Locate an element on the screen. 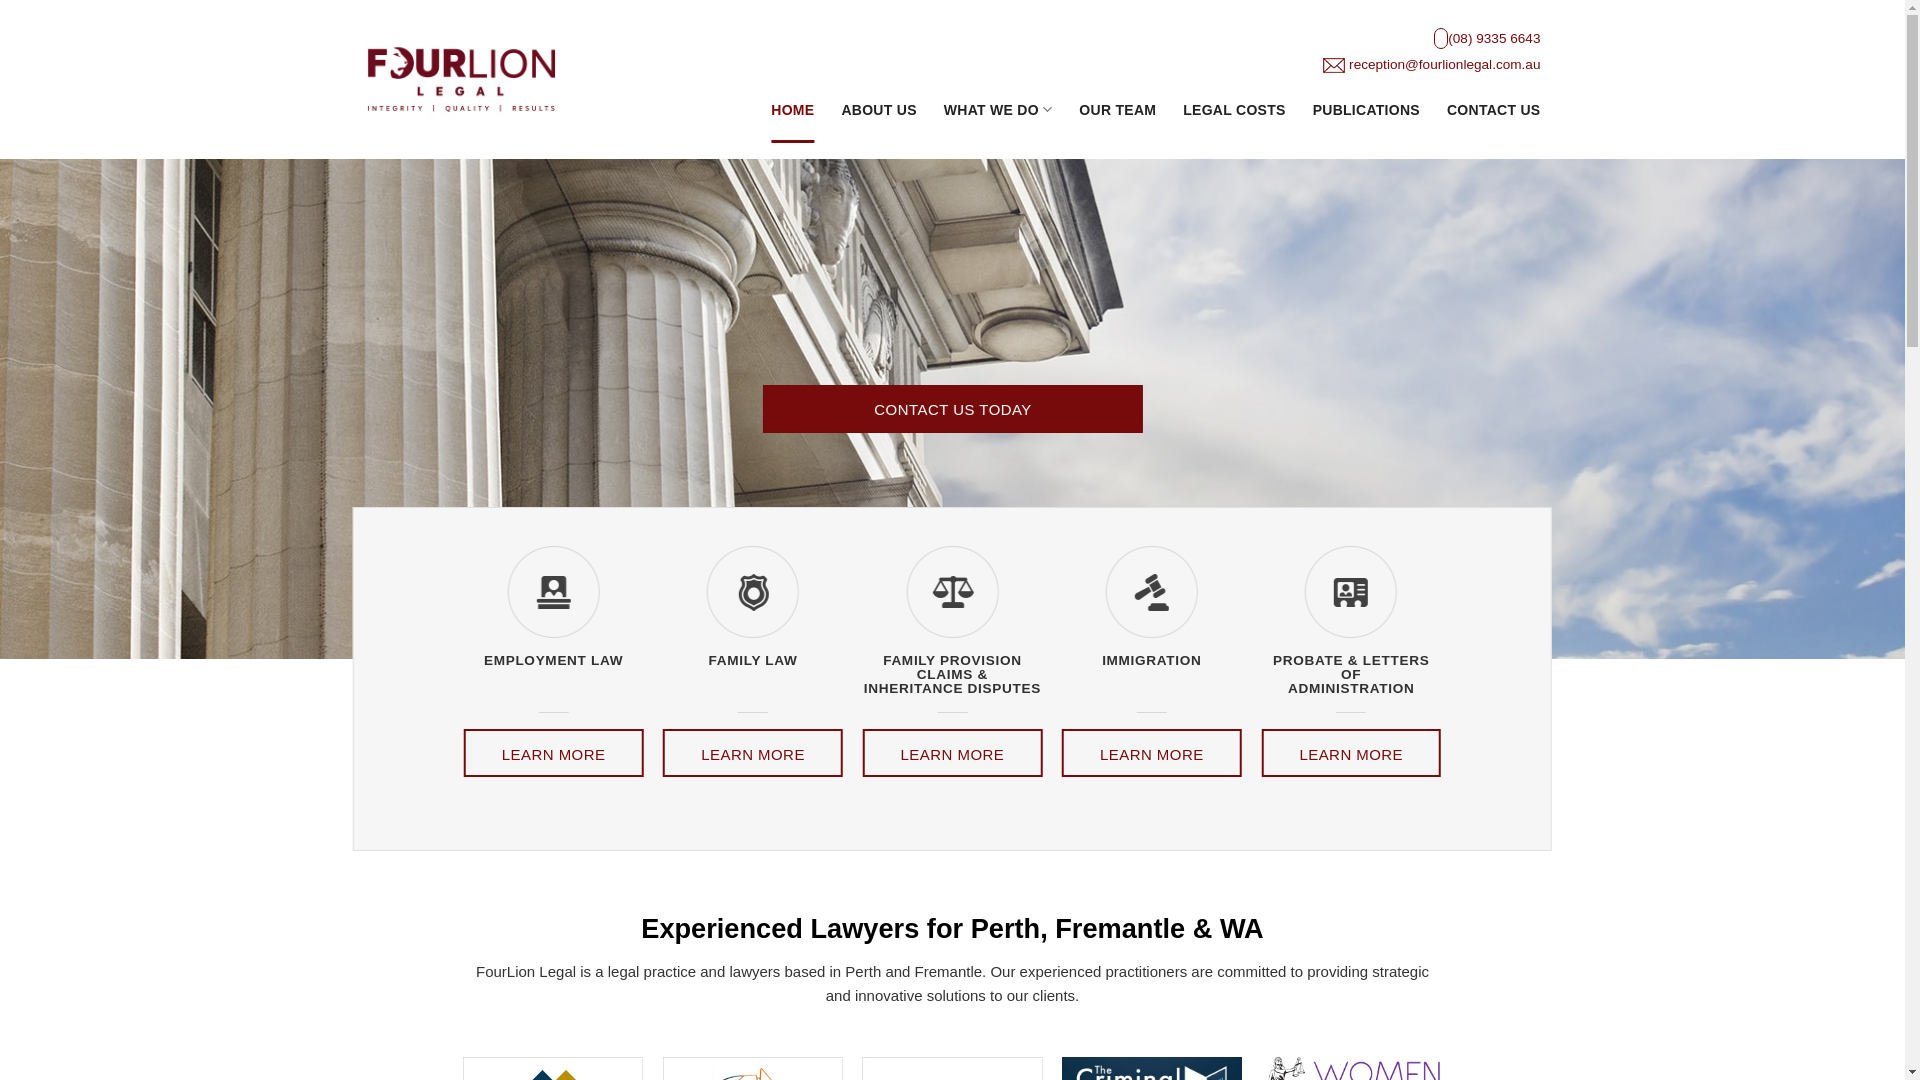  'ABOUT US' is located at coordinates (878, 109).